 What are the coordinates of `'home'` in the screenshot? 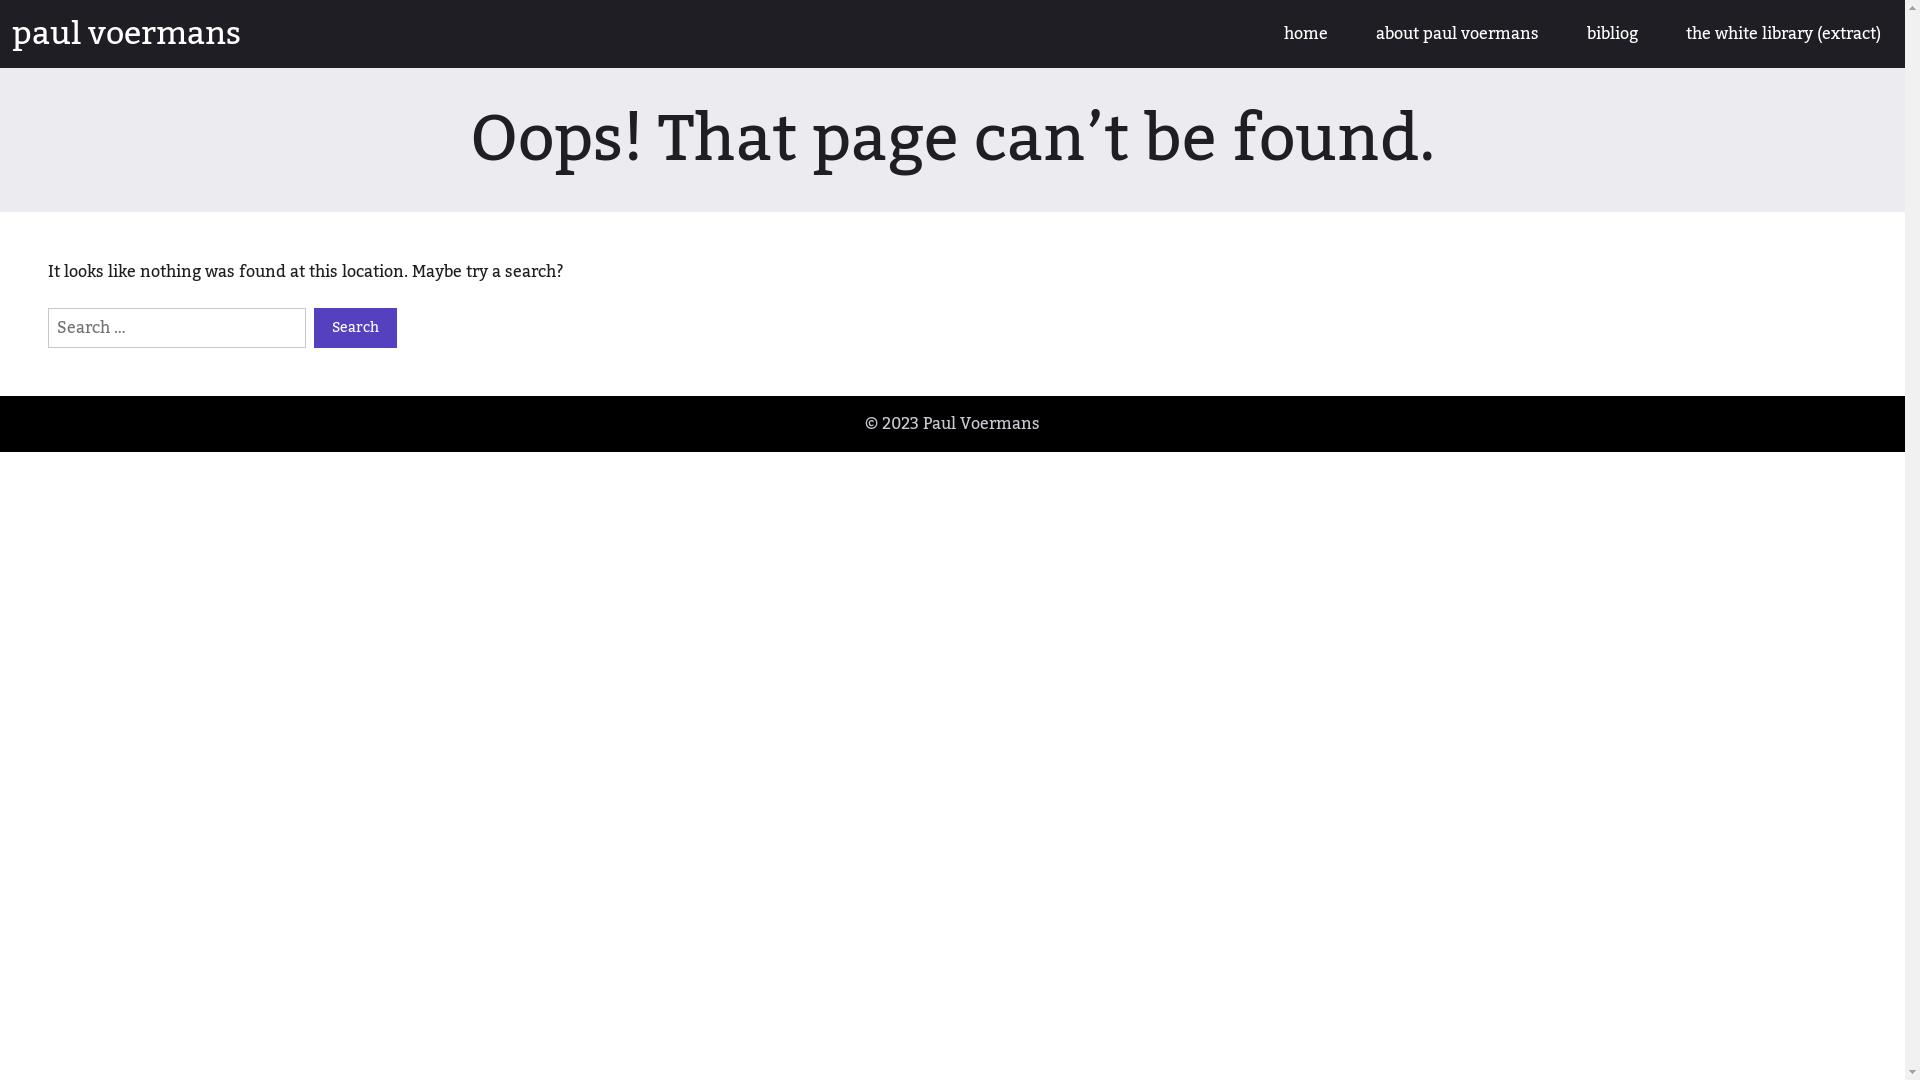 It's located at (1258, 34).